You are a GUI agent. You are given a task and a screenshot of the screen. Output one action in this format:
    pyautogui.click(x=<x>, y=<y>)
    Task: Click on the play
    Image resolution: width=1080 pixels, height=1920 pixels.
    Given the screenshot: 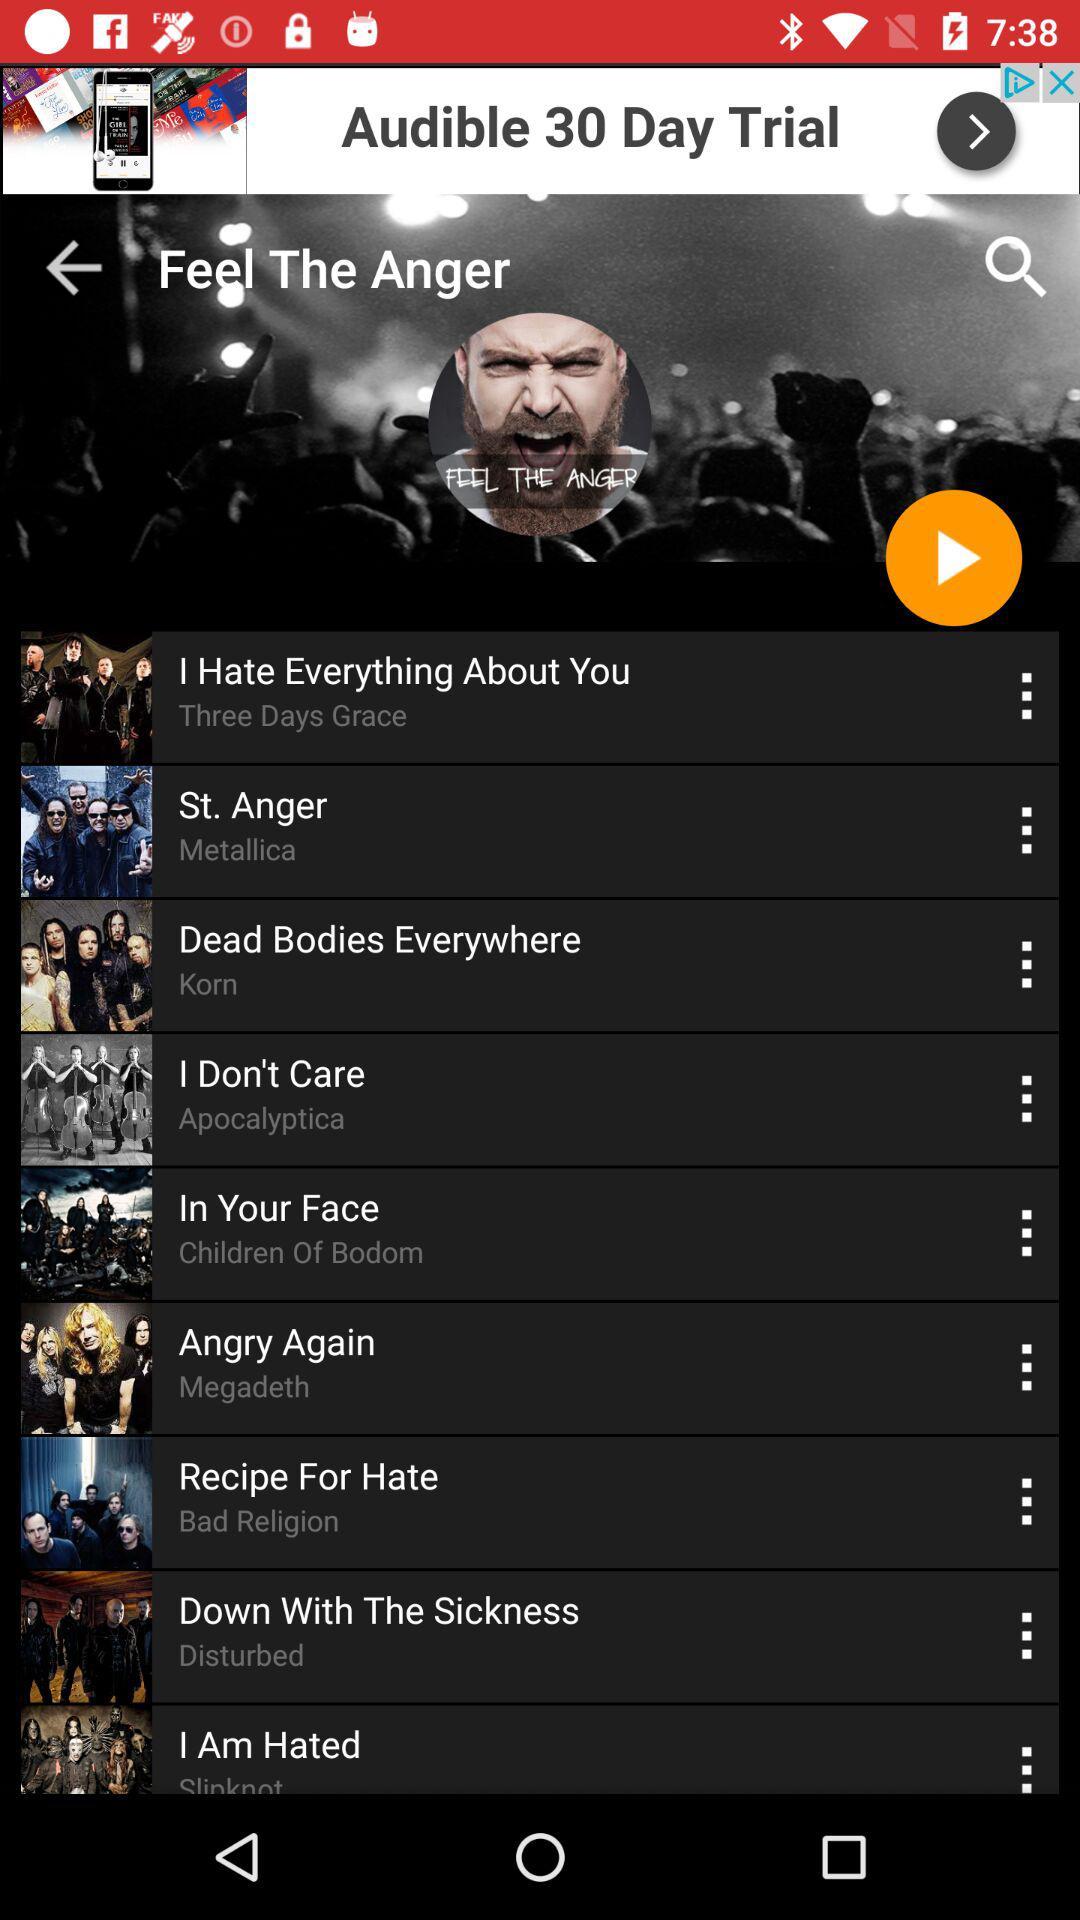 What is the action you would take?
    pyautogui.click(x=952, y=557)
    